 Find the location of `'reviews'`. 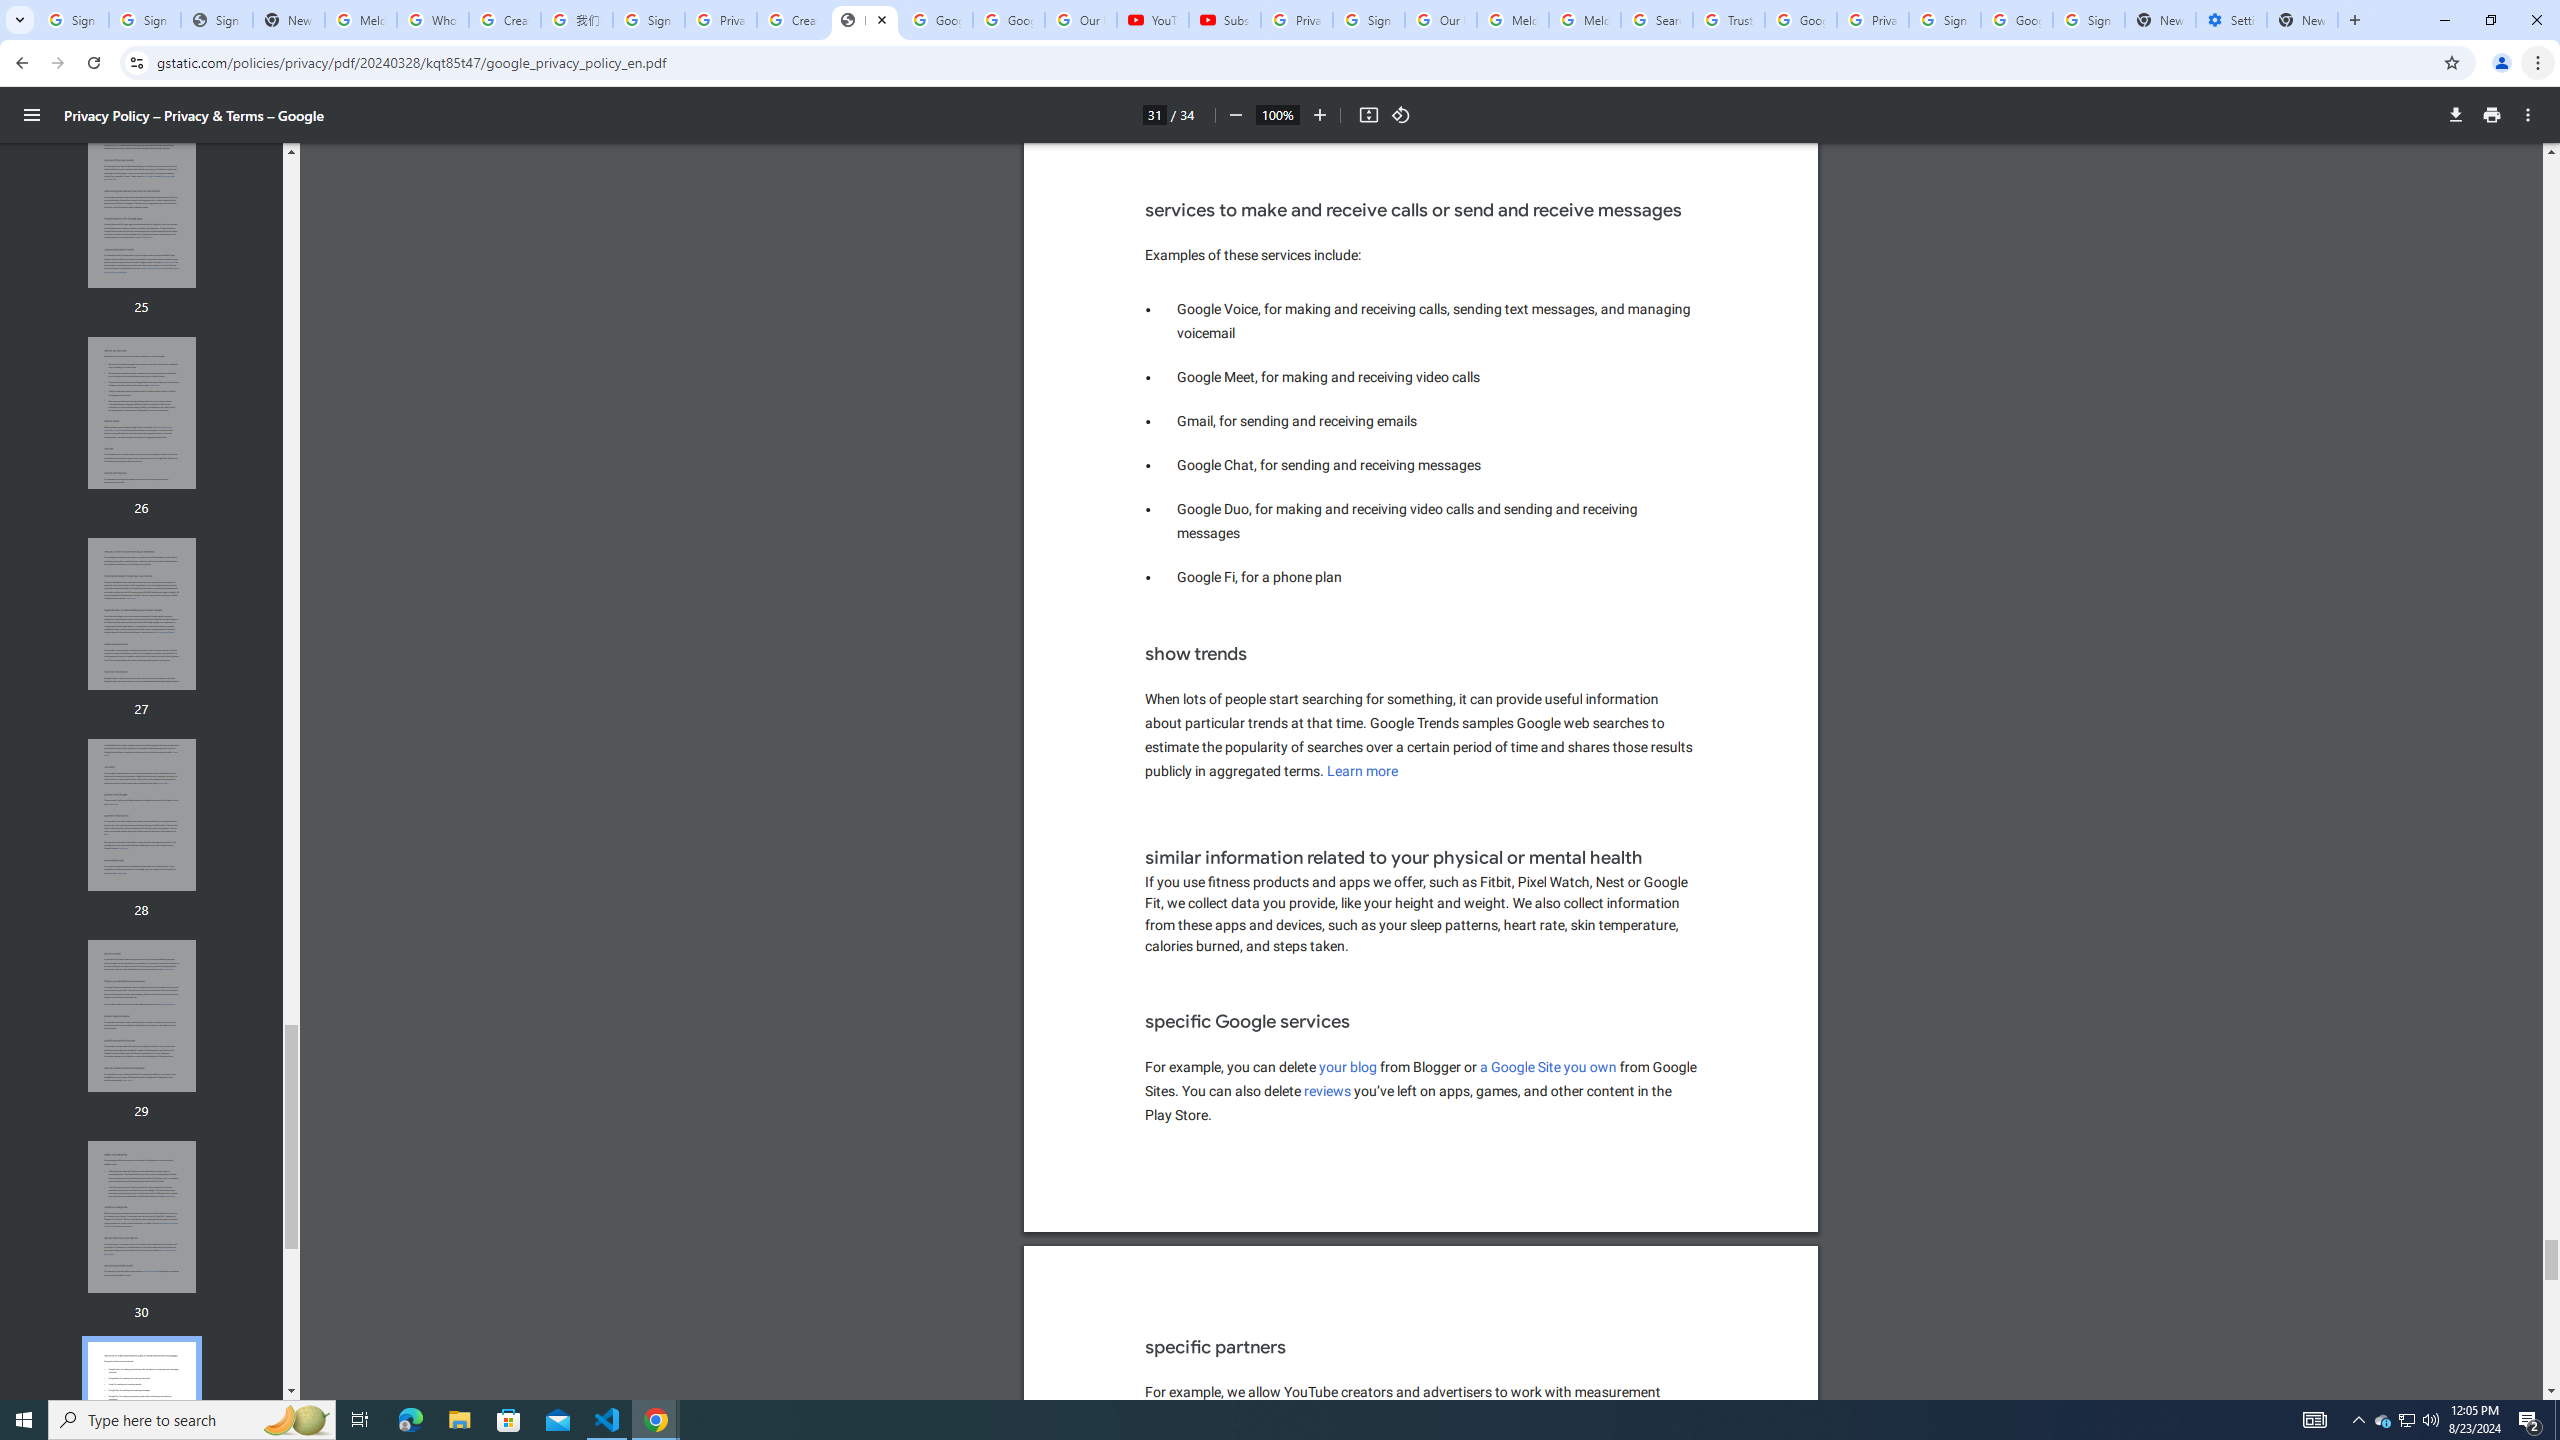

'reviews' is located at coordinates (1326, 1091).